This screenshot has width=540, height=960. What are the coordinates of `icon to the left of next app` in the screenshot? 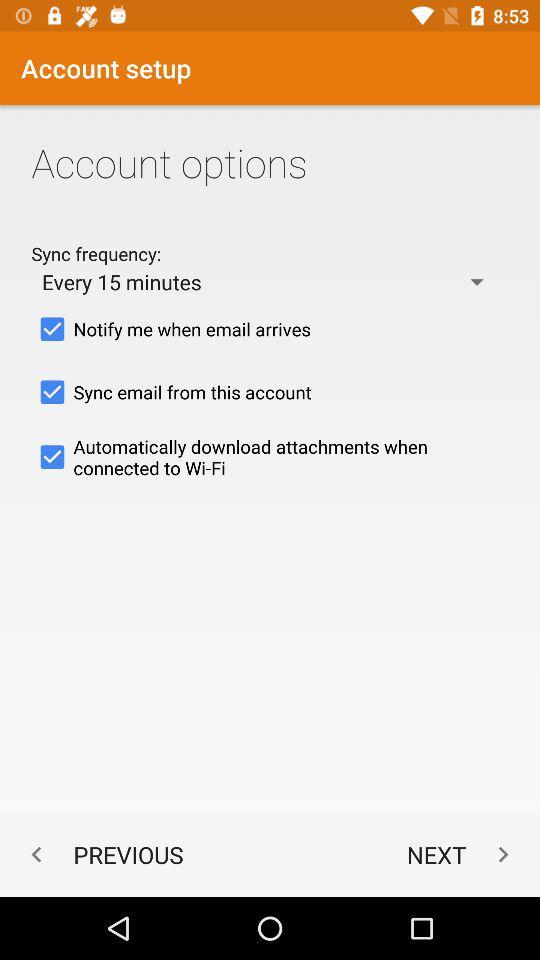 It's located at (102, 853).